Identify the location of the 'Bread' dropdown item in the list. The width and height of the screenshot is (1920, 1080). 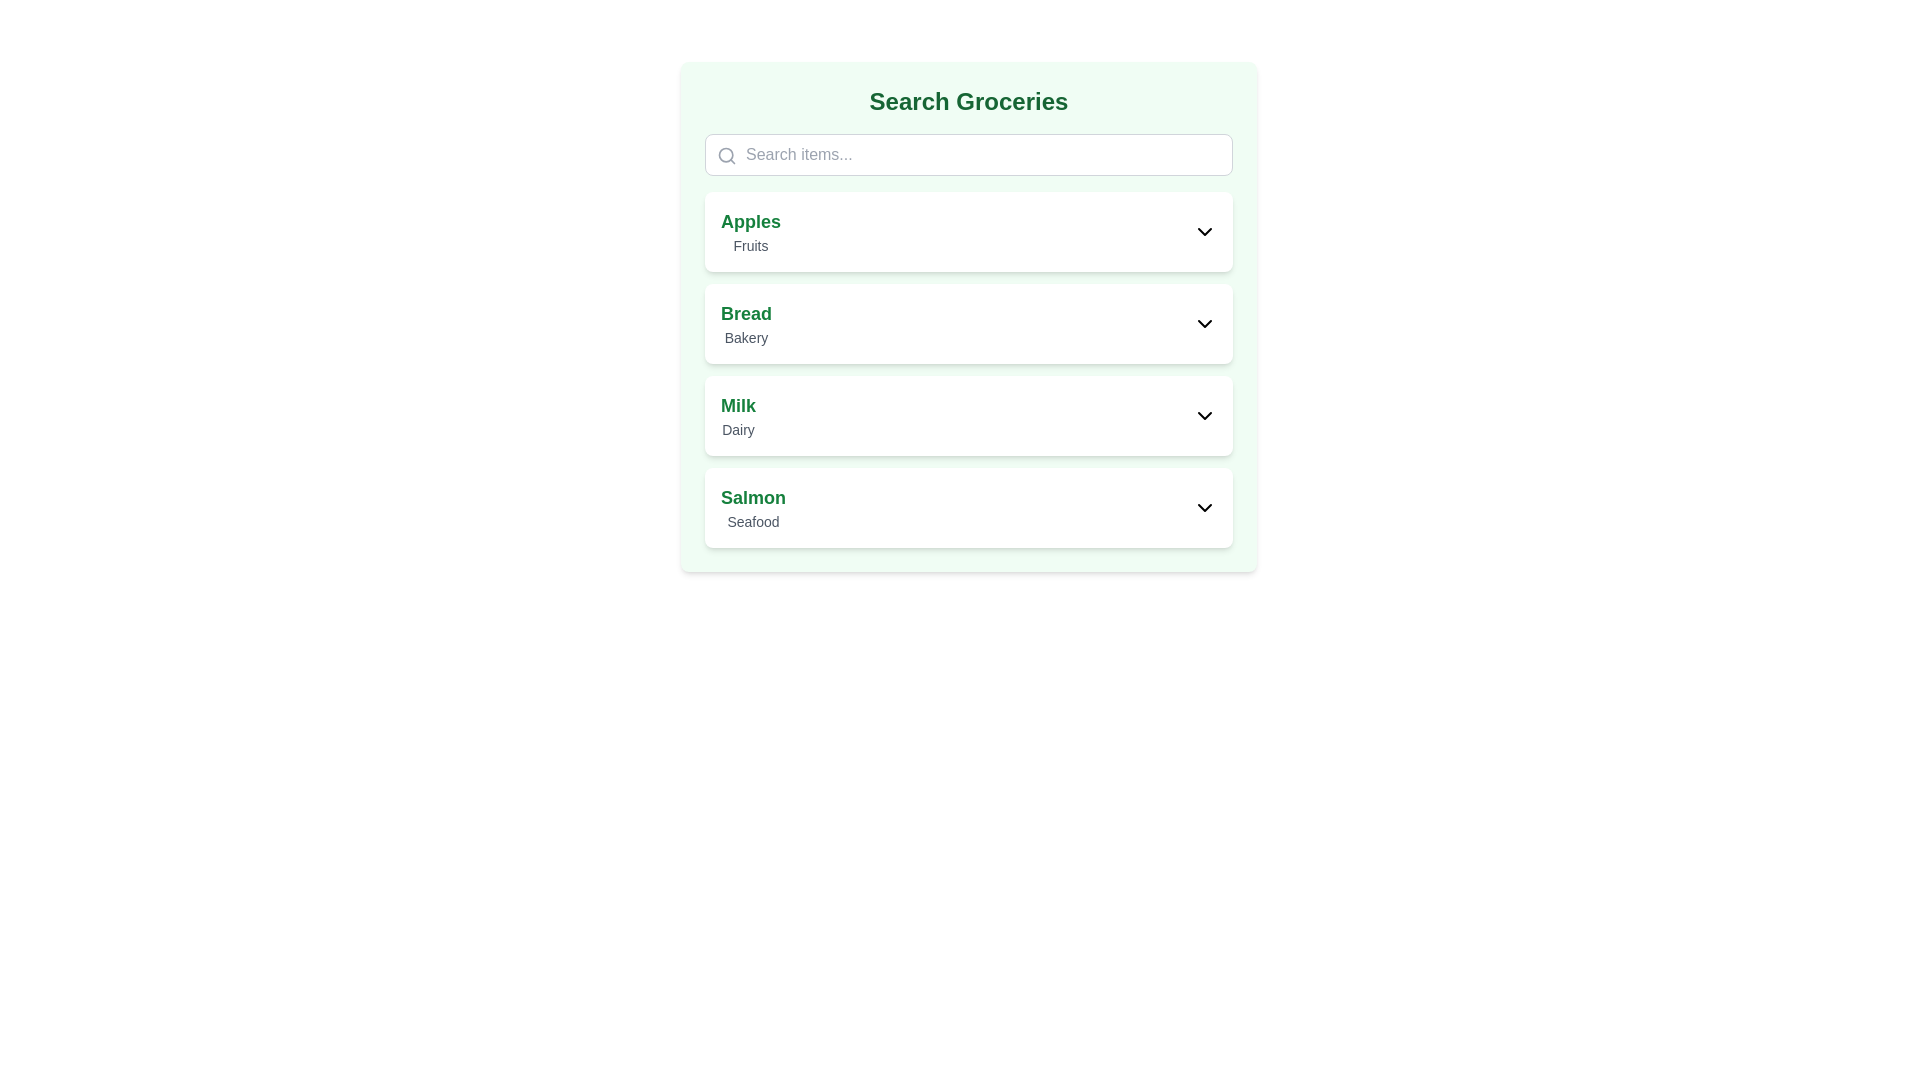
(969, 323).